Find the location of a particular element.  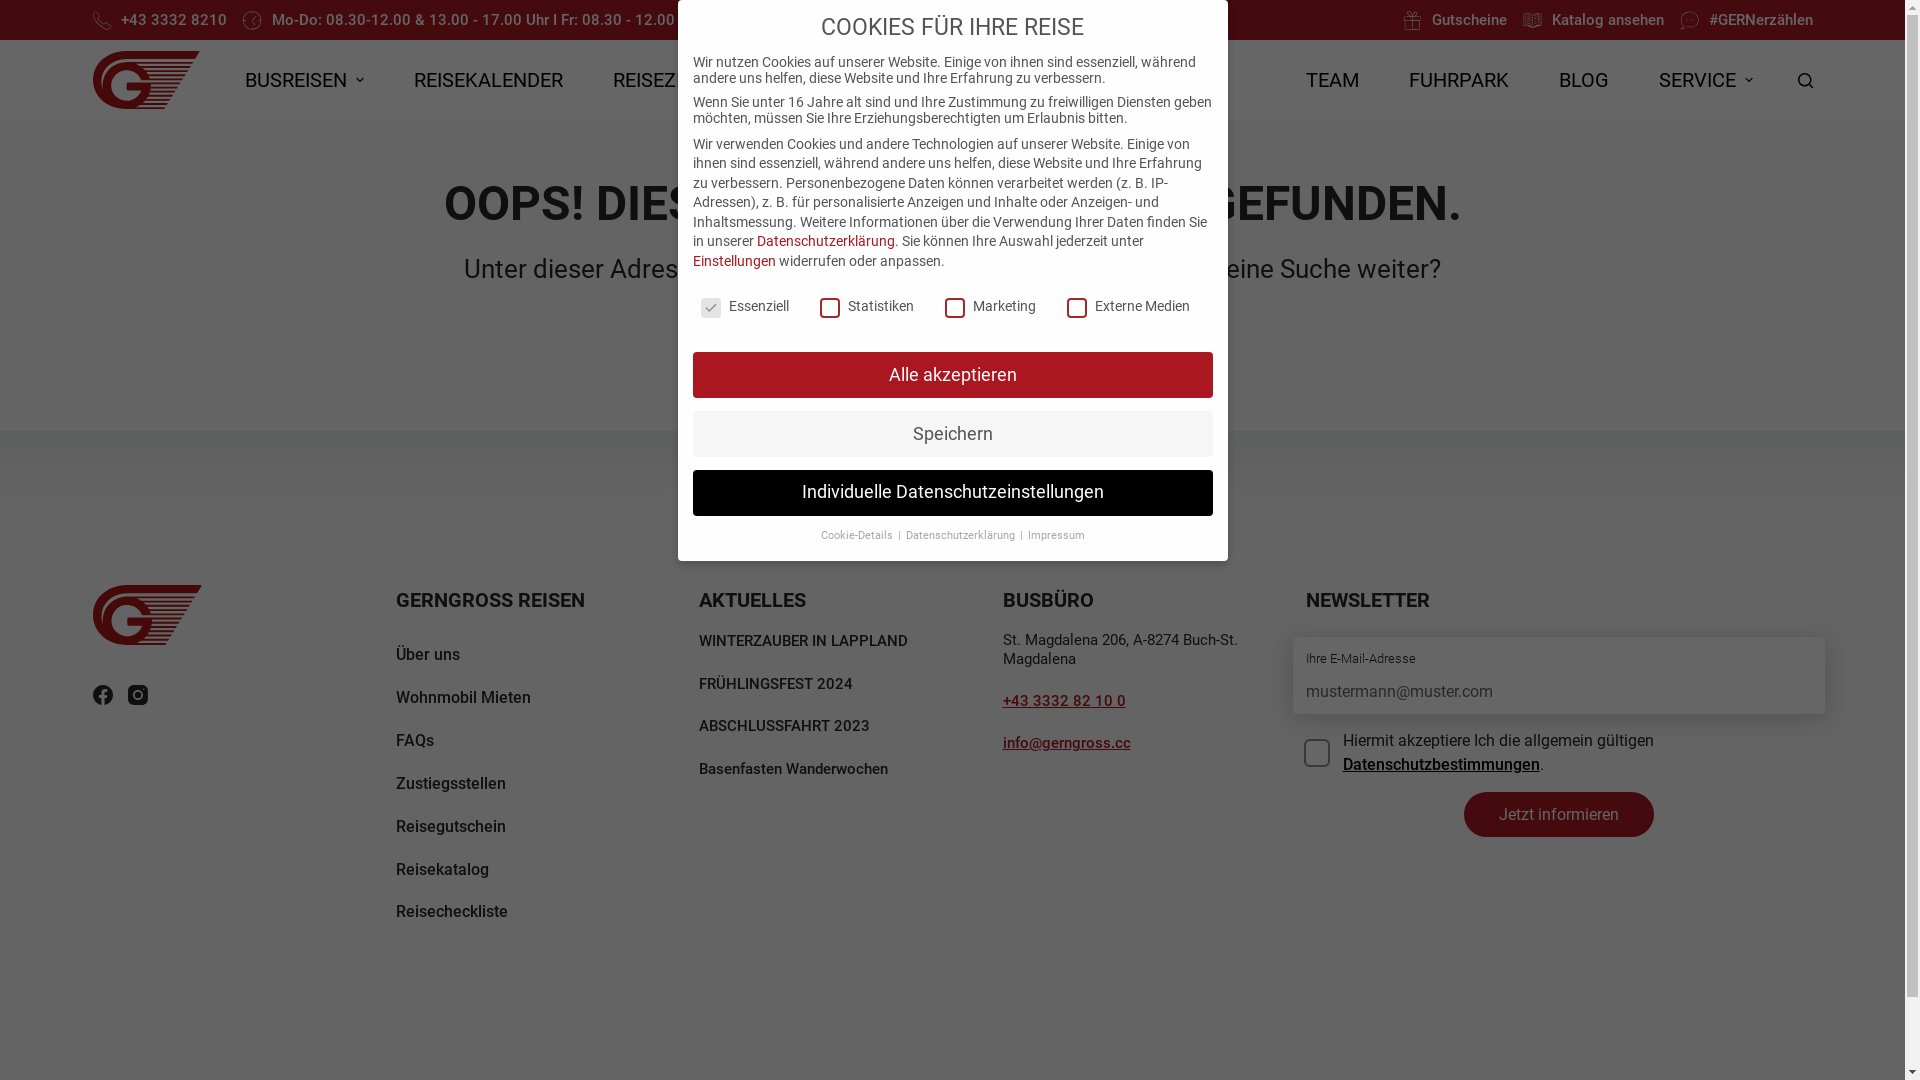

'Gutscheine' is located at coordinates (1454, 19).